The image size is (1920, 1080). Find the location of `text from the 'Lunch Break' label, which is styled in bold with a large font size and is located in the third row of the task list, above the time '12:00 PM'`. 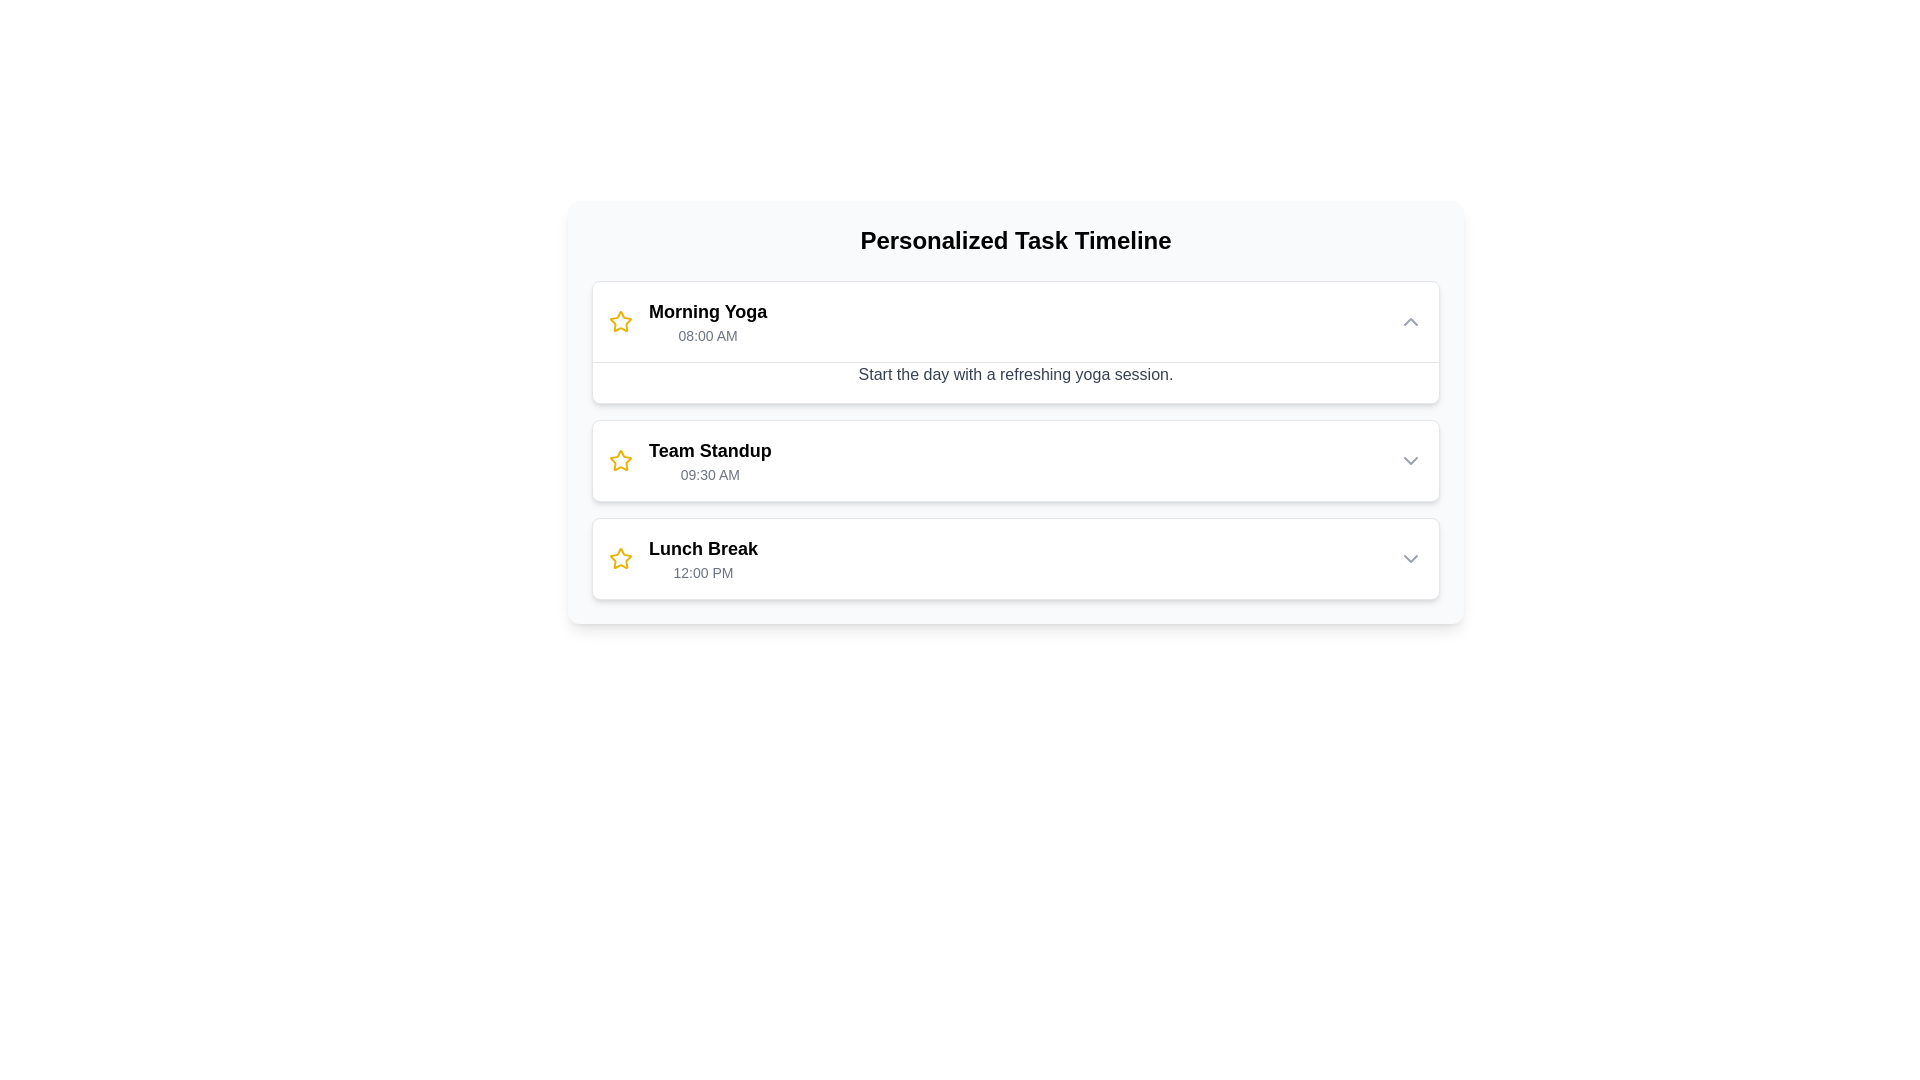

text from the 'Lunch Break' label, which is styled in bold with a large font size and is located in the third row of the task list, above the time '12:00 PM' is located at coordinates (703, 548).